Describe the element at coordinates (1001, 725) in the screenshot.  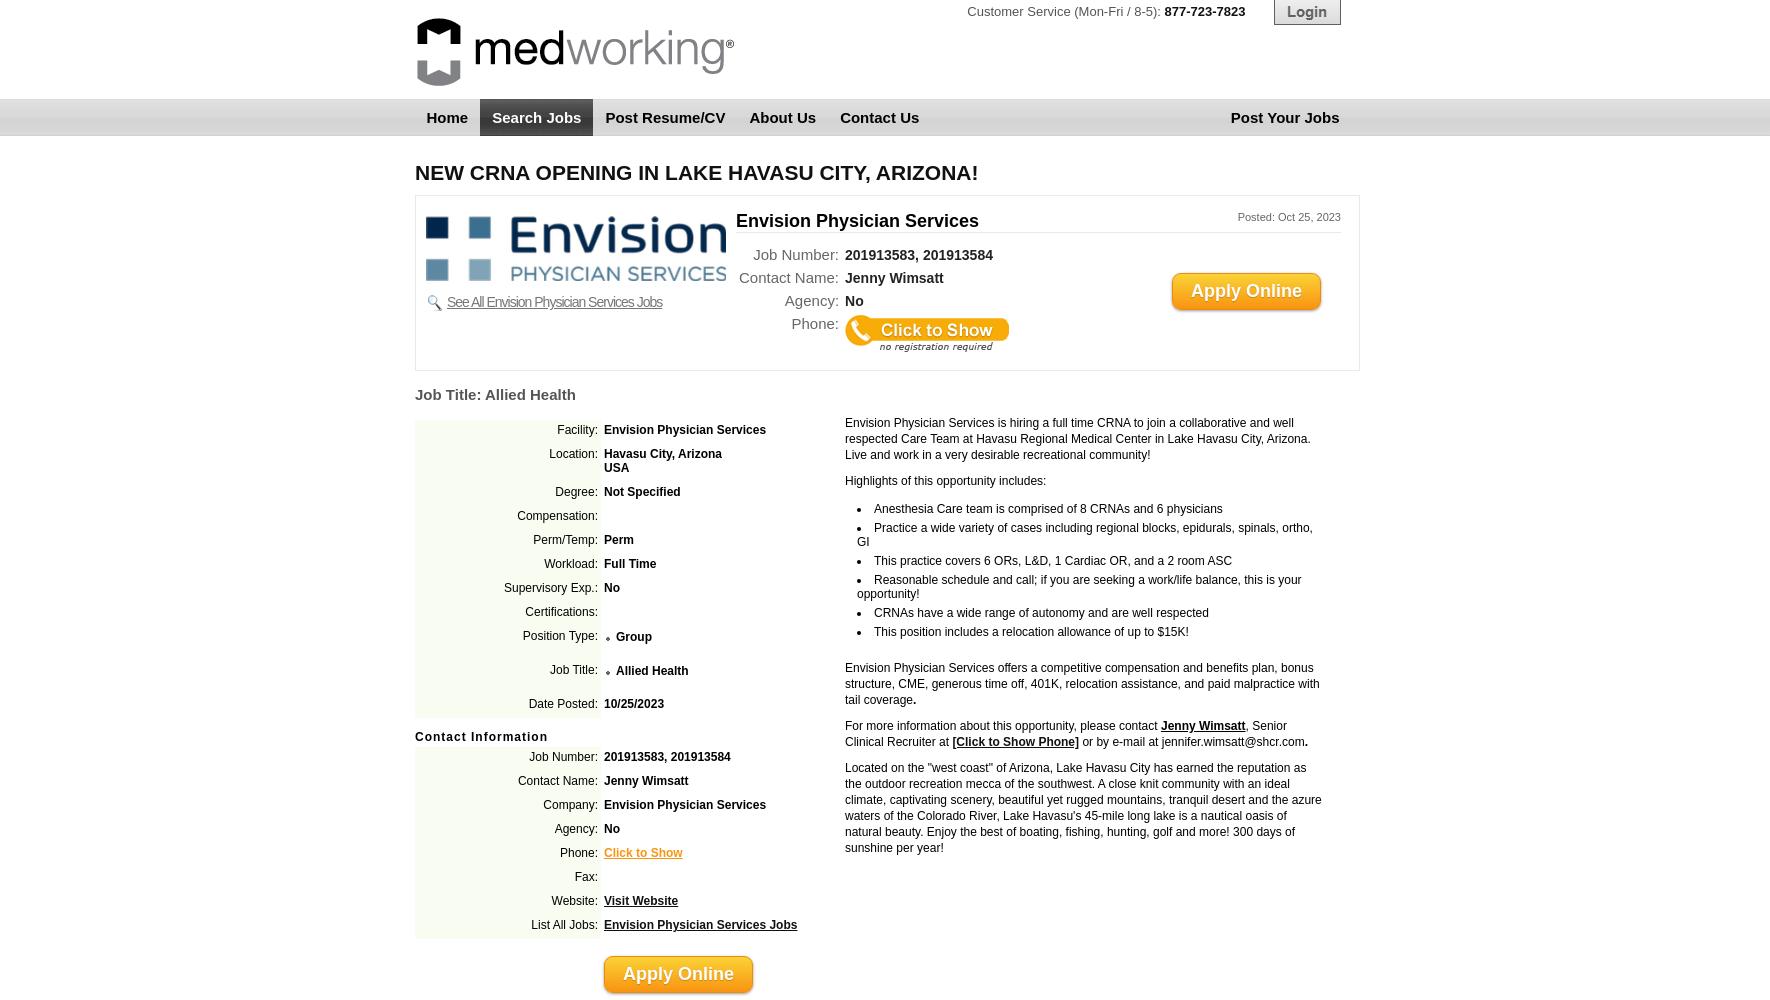
I see `'For more information about this opportunity, please contact'` at that location.